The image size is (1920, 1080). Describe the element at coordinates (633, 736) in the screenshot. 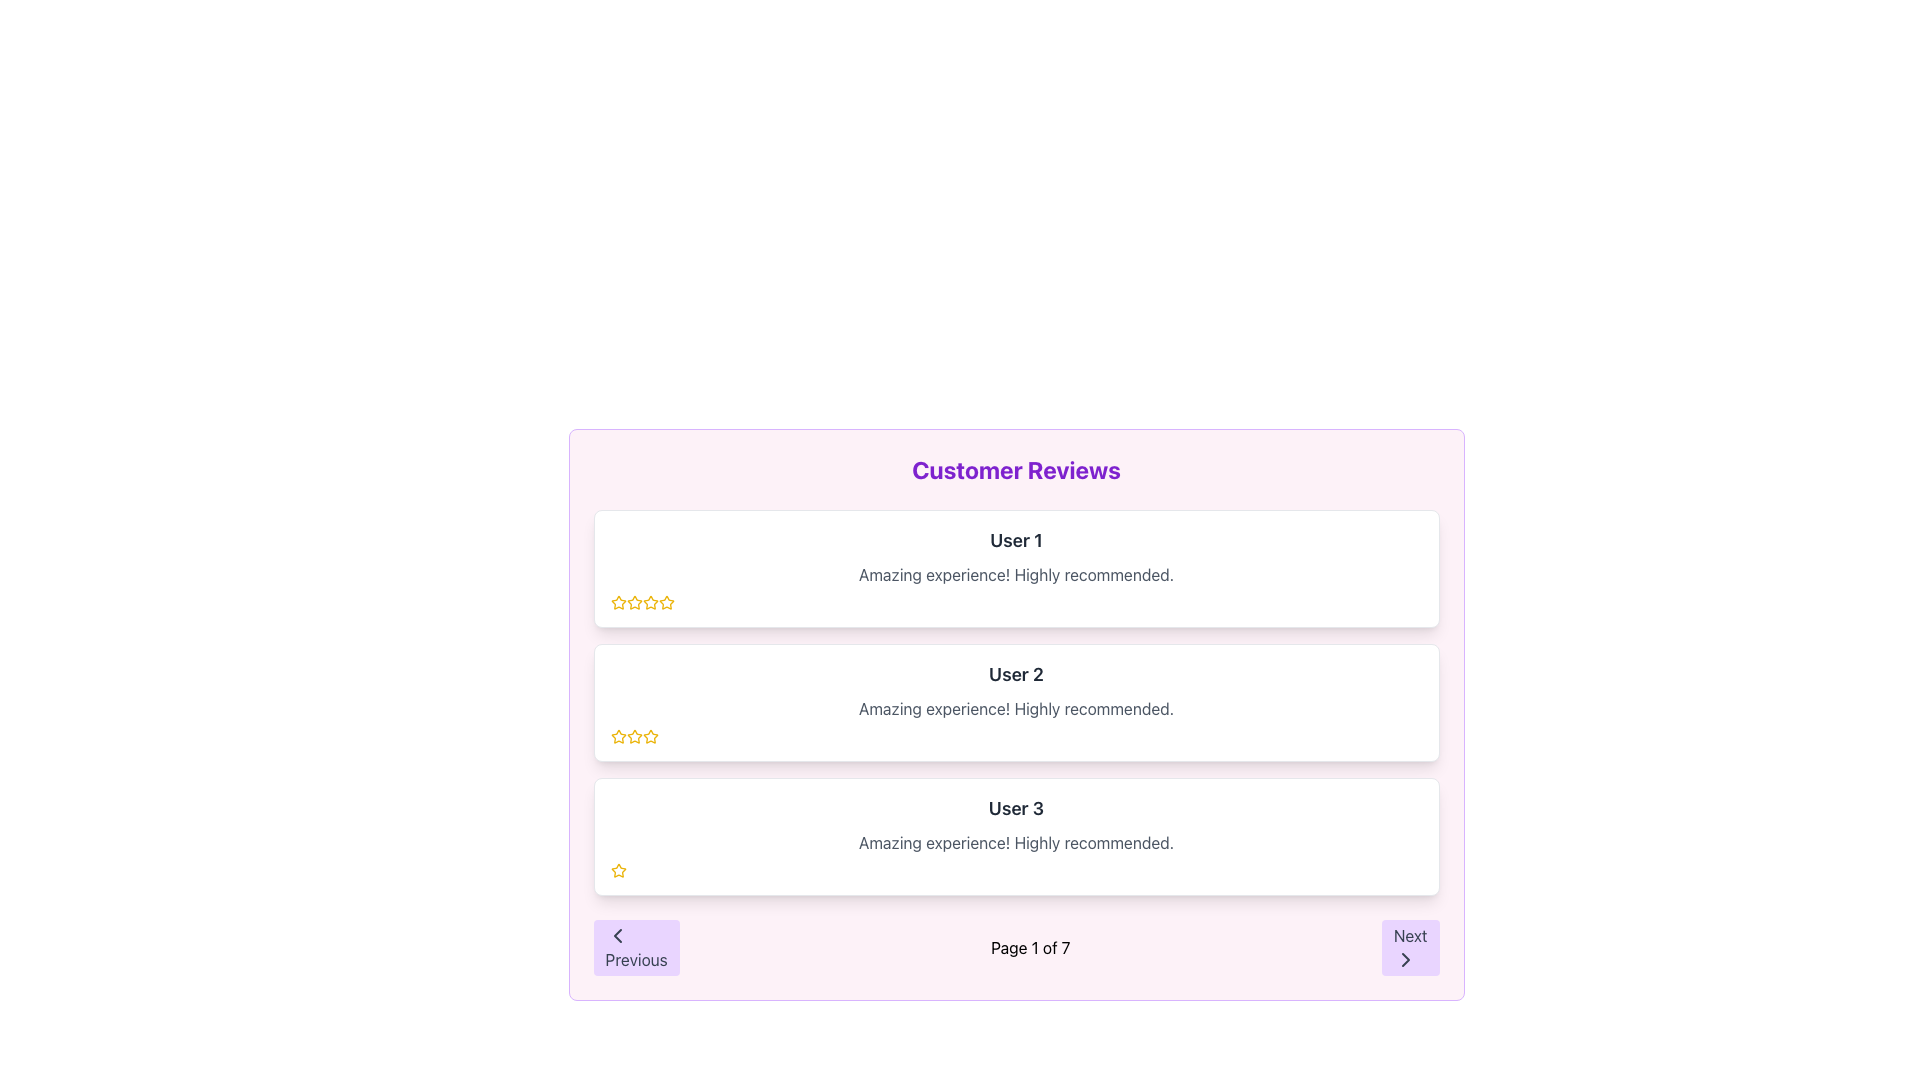

I see `the second star in the graphical rating star system located in the second row of the user review section` at that location.